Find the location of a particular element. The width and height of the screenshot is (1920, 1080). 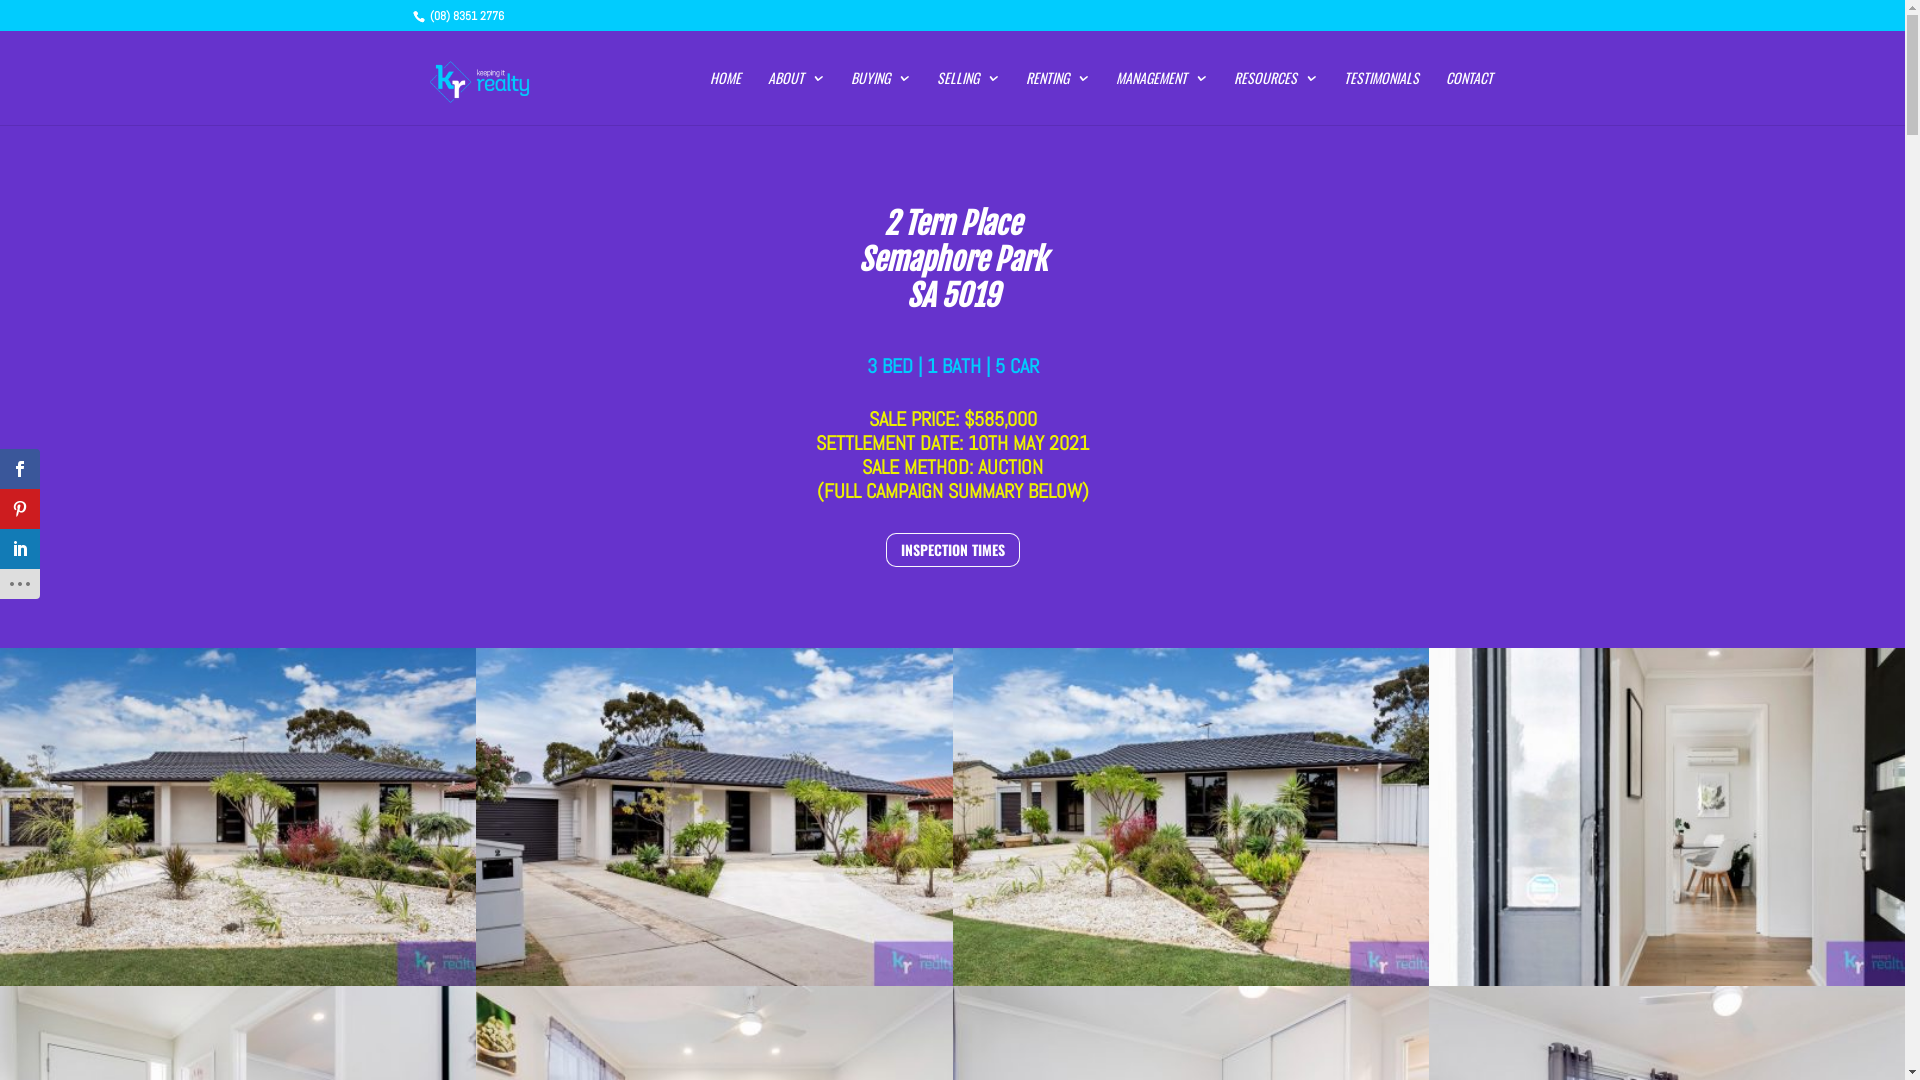

'BUYING' is located at coordinates (849, 97).